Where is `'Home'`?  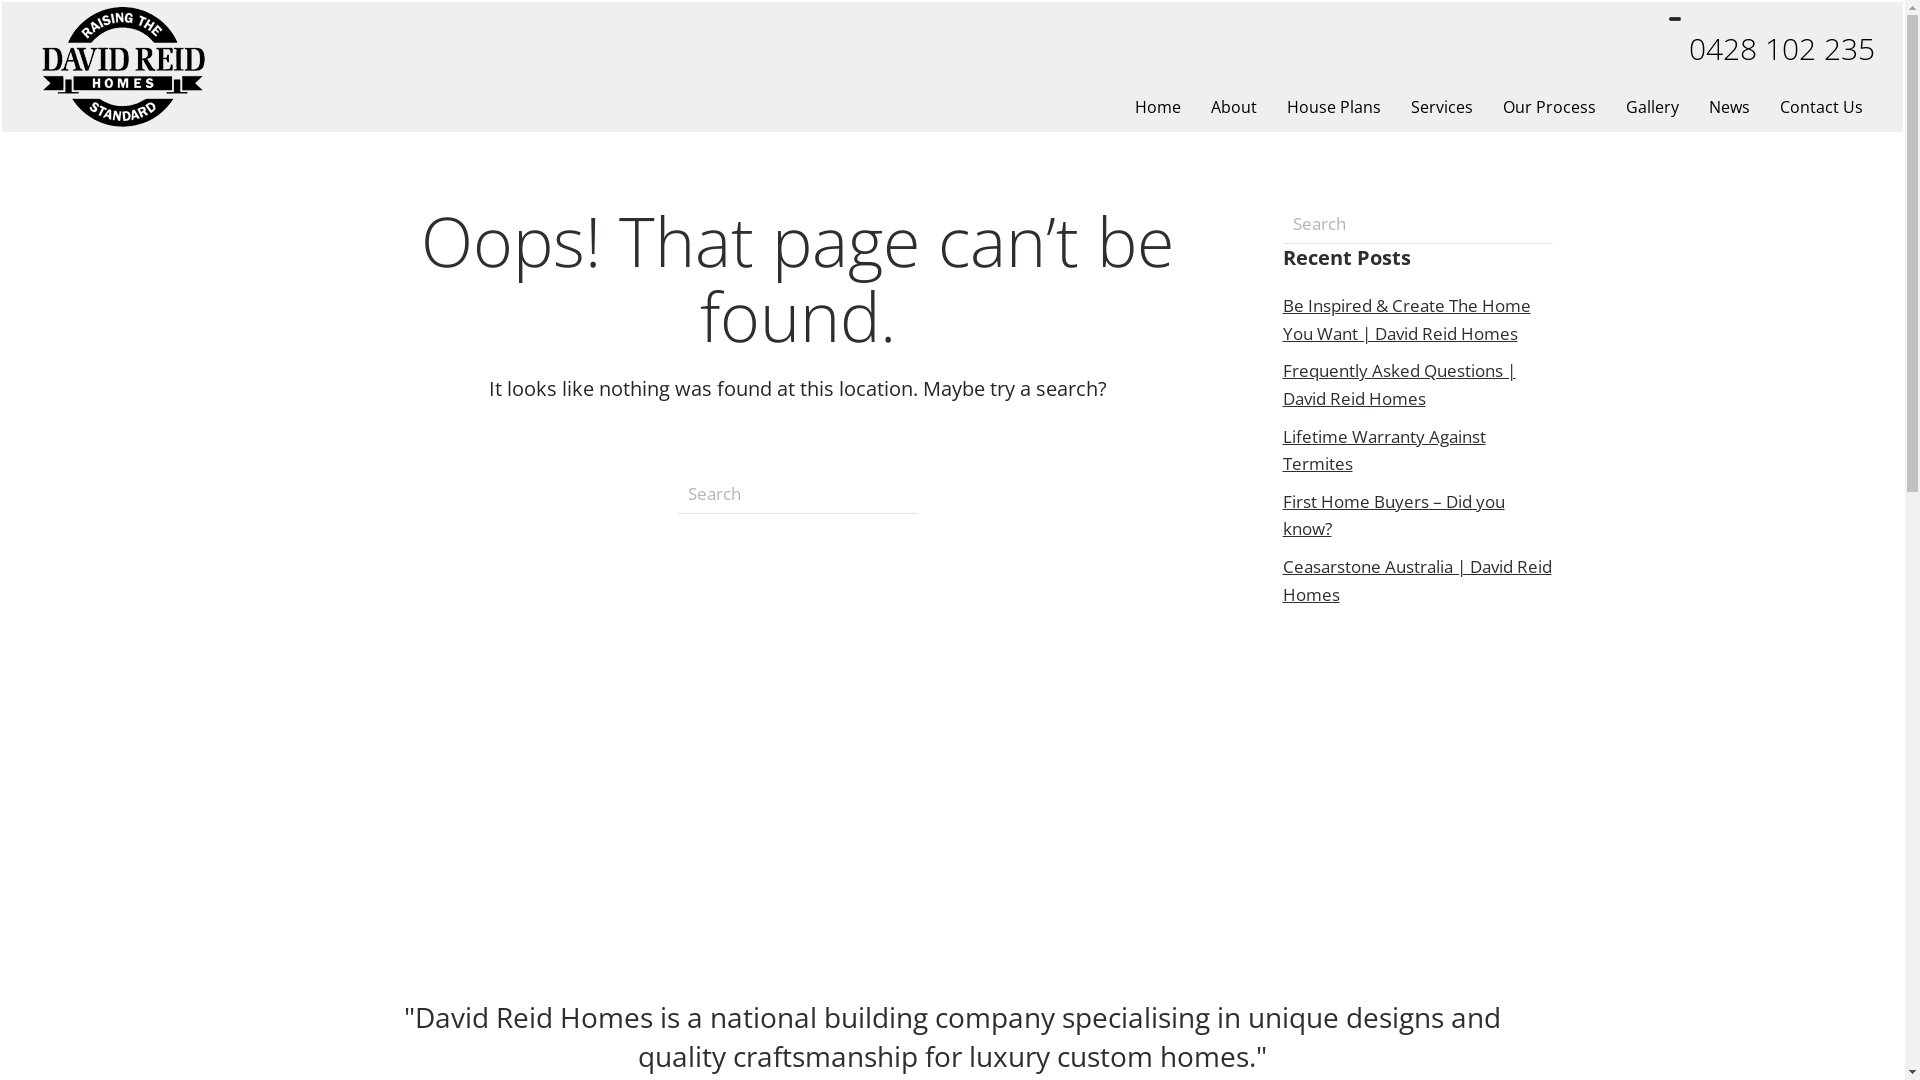
'Home' is located at coordinates (1157, 107).